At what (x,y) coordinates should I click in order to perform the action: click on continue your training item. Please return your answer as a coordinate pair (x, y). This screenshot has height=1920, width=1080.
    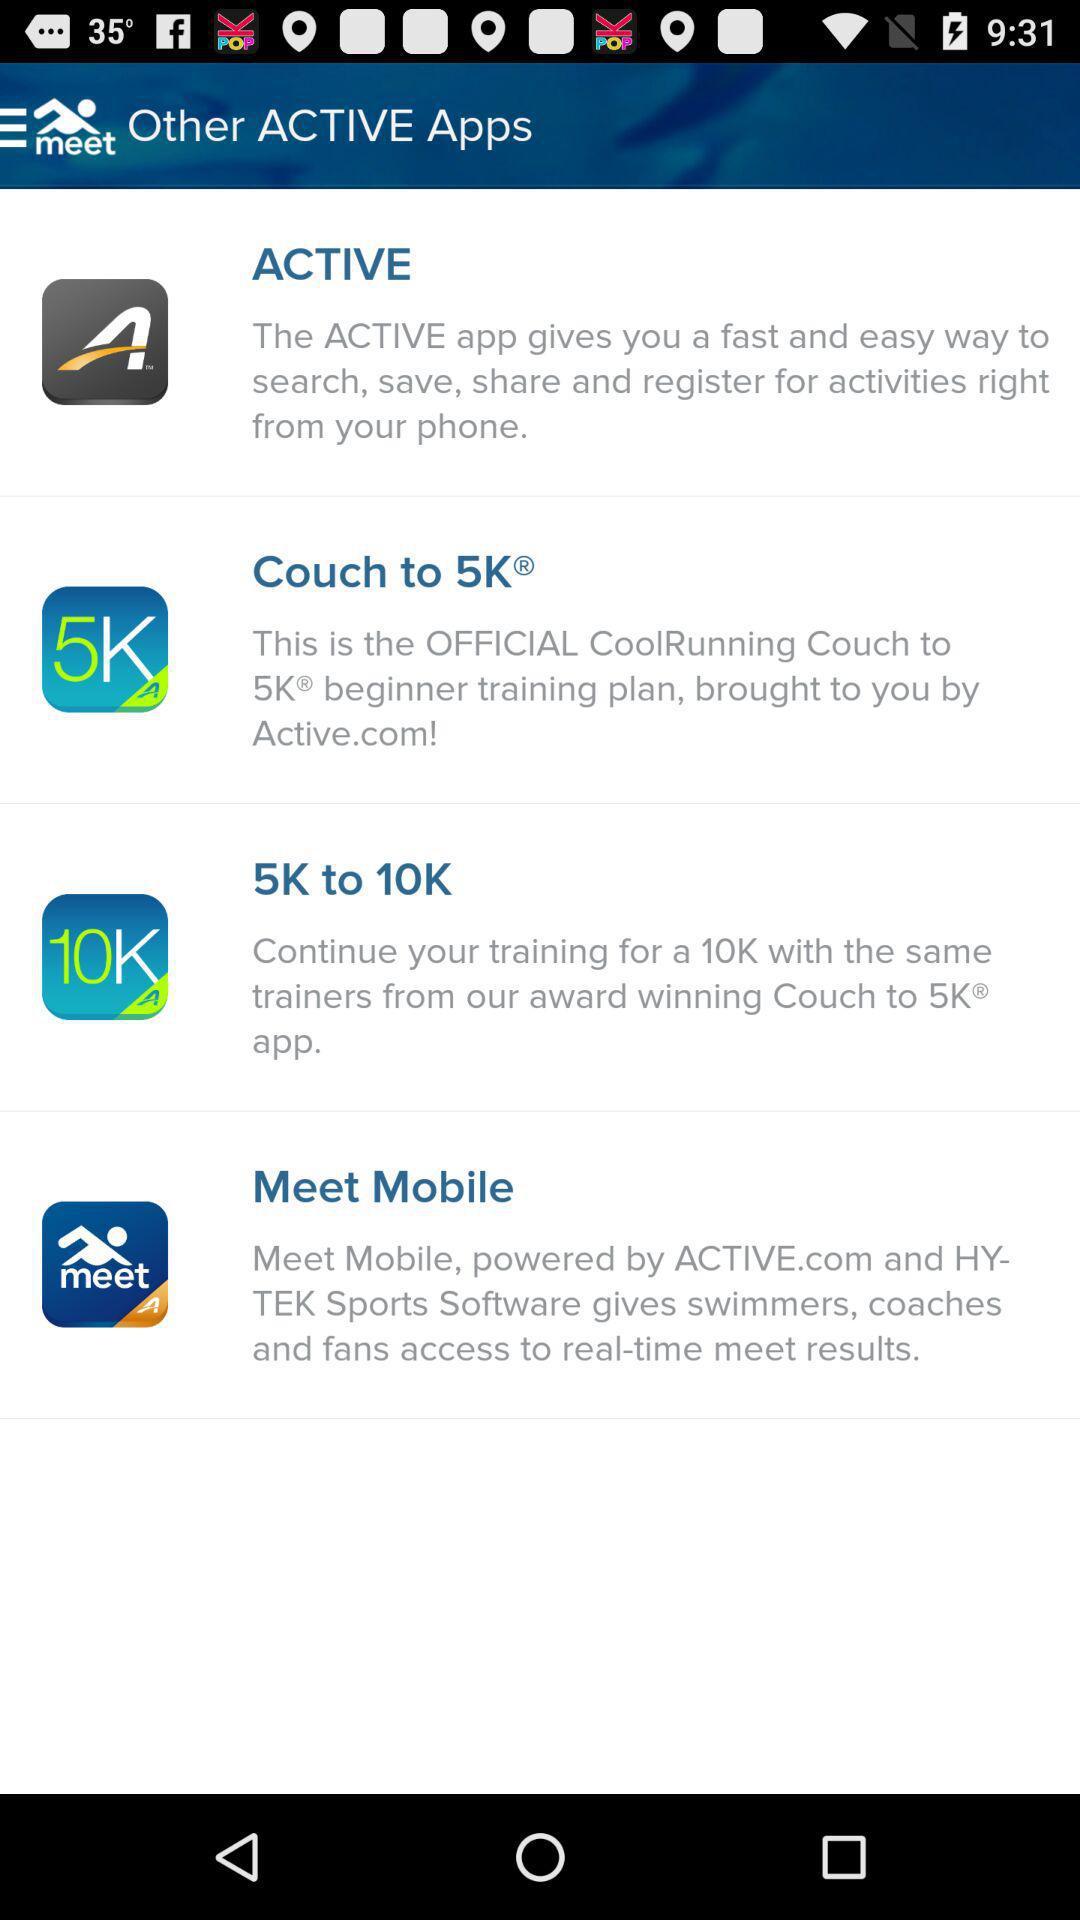
    Looking at the image, I should click on (655, 996).